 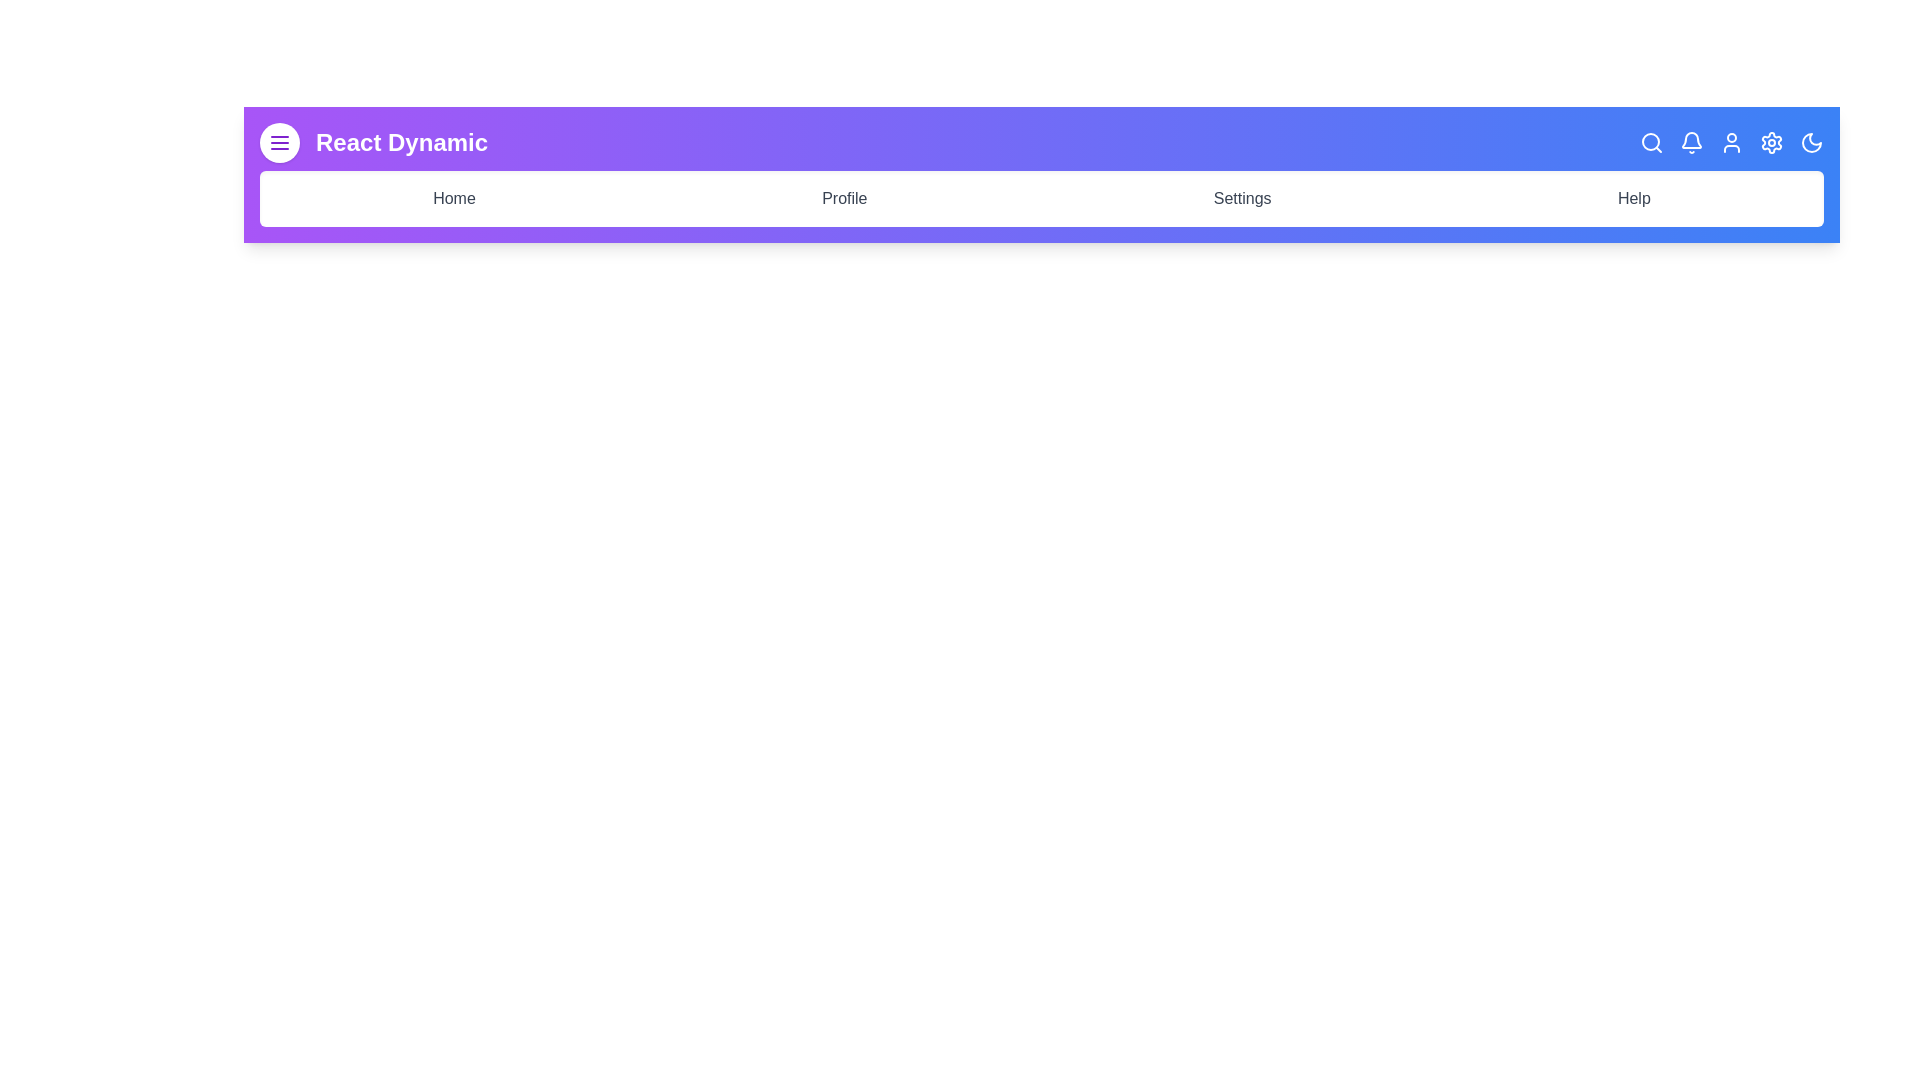 I want to click on the Search icon in the app bar, so click(x=1651, y=141).